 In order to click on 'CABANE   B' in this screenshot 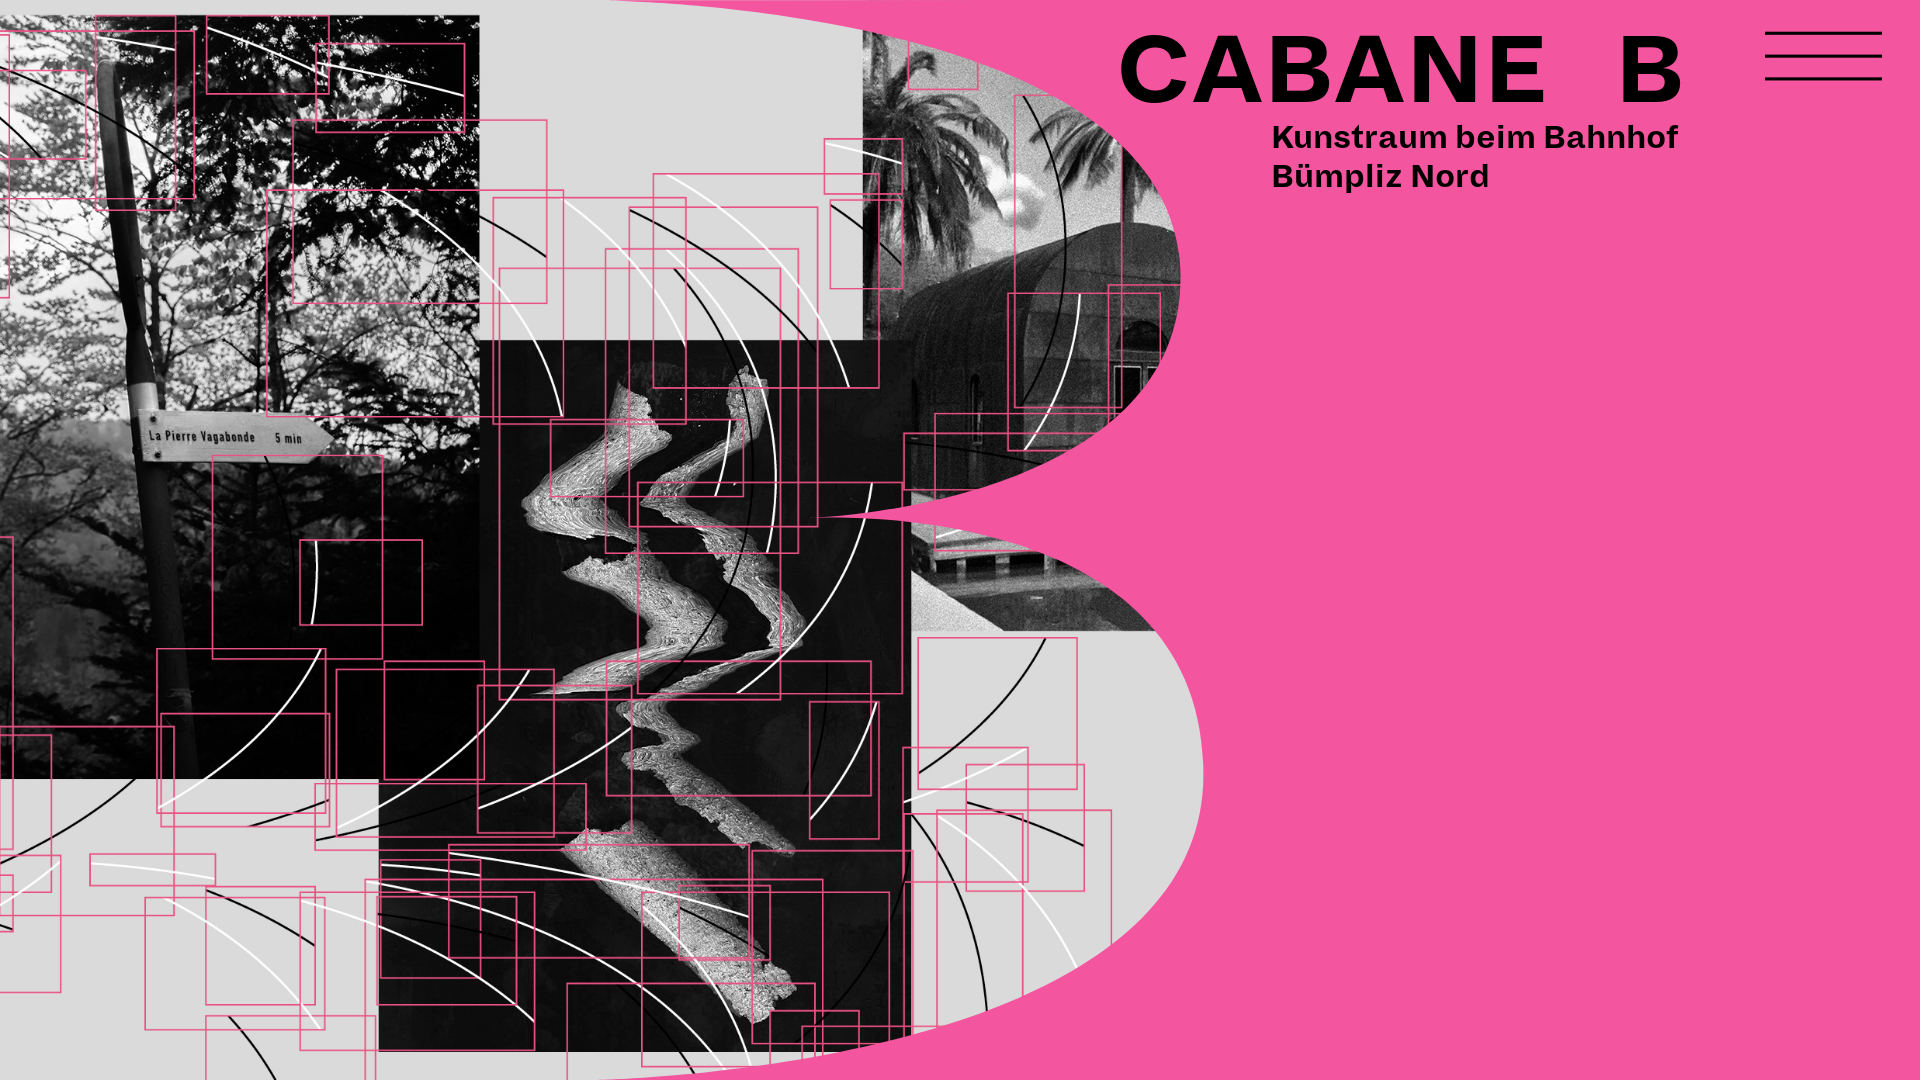, I will do `click(1399, 70)`.